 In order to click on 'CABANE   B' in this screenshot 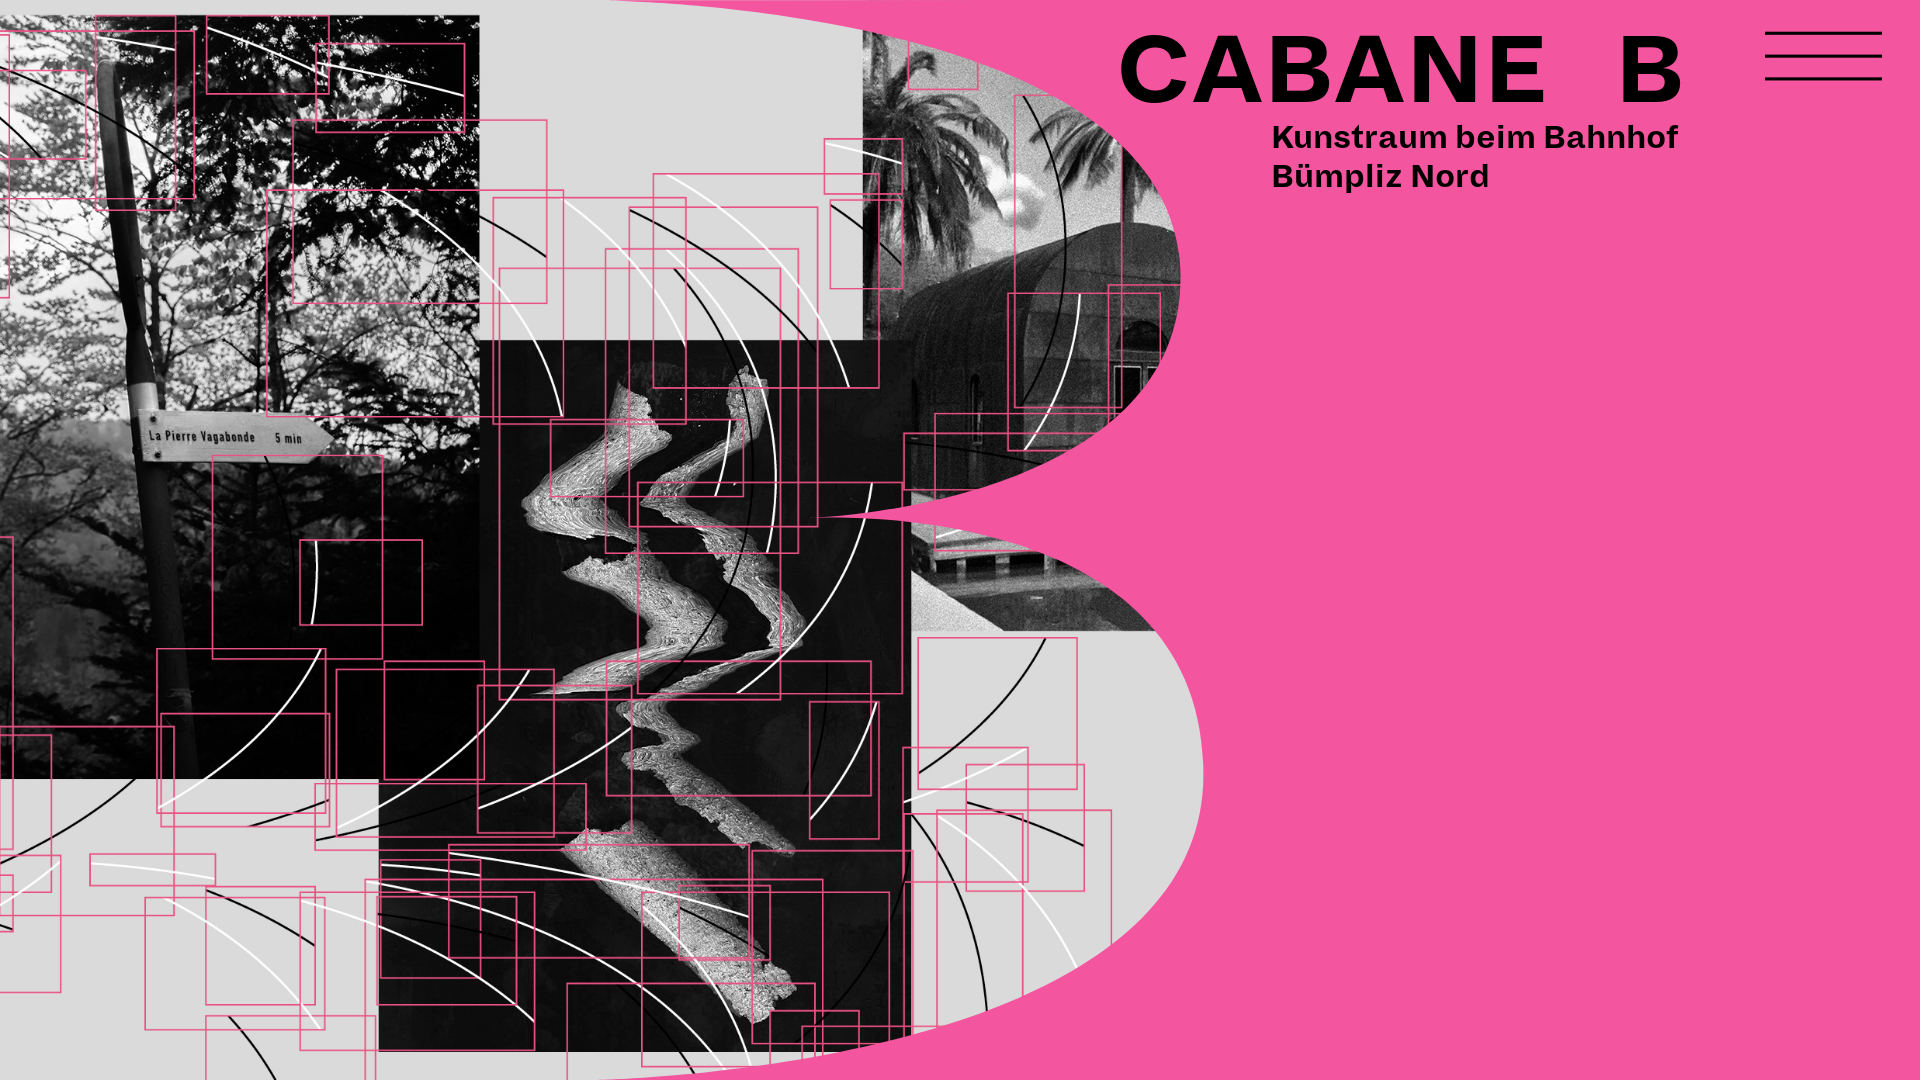, I will do `click(1399, 70)`.